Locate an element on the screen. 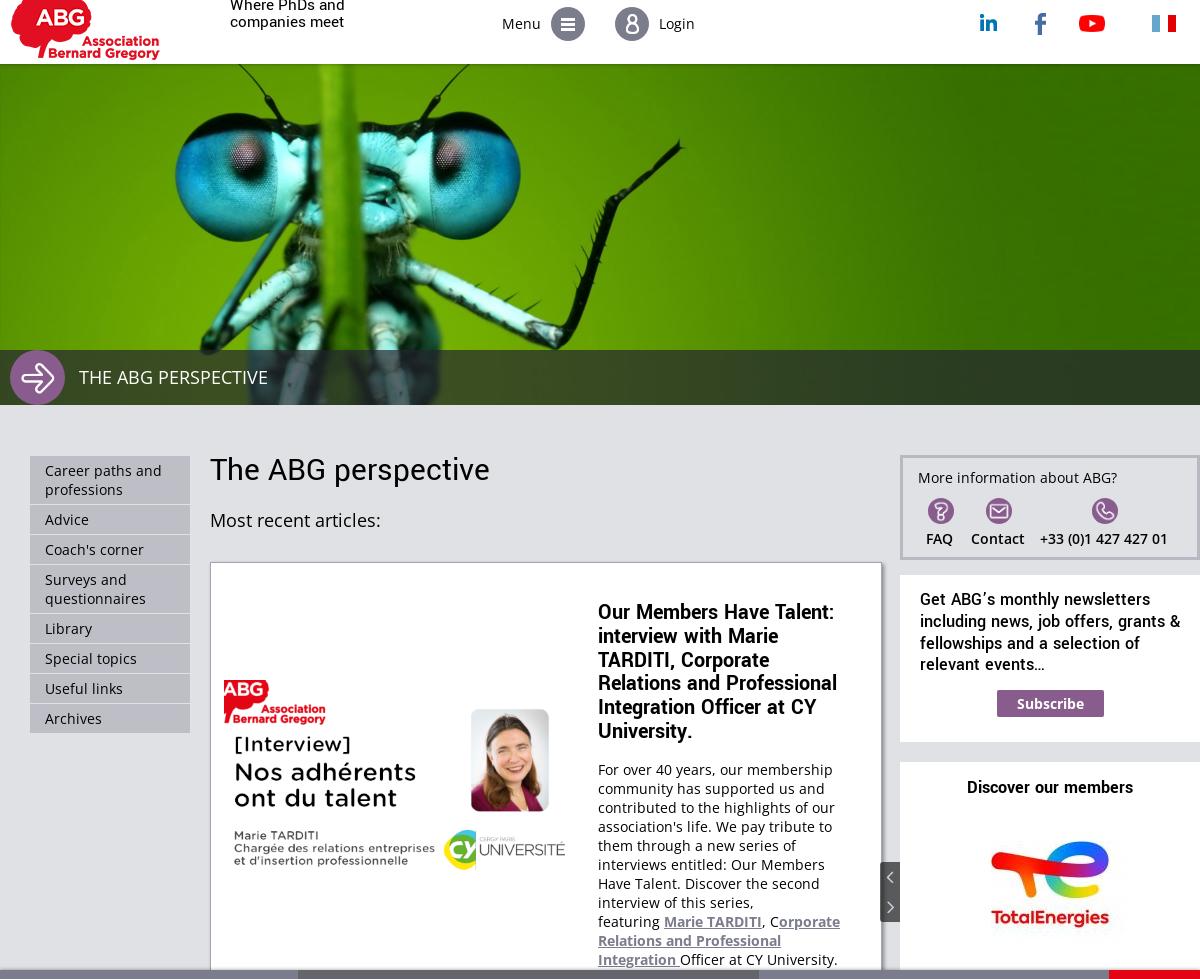  'Marie TARDITI' is located at coordinates (713, 920).